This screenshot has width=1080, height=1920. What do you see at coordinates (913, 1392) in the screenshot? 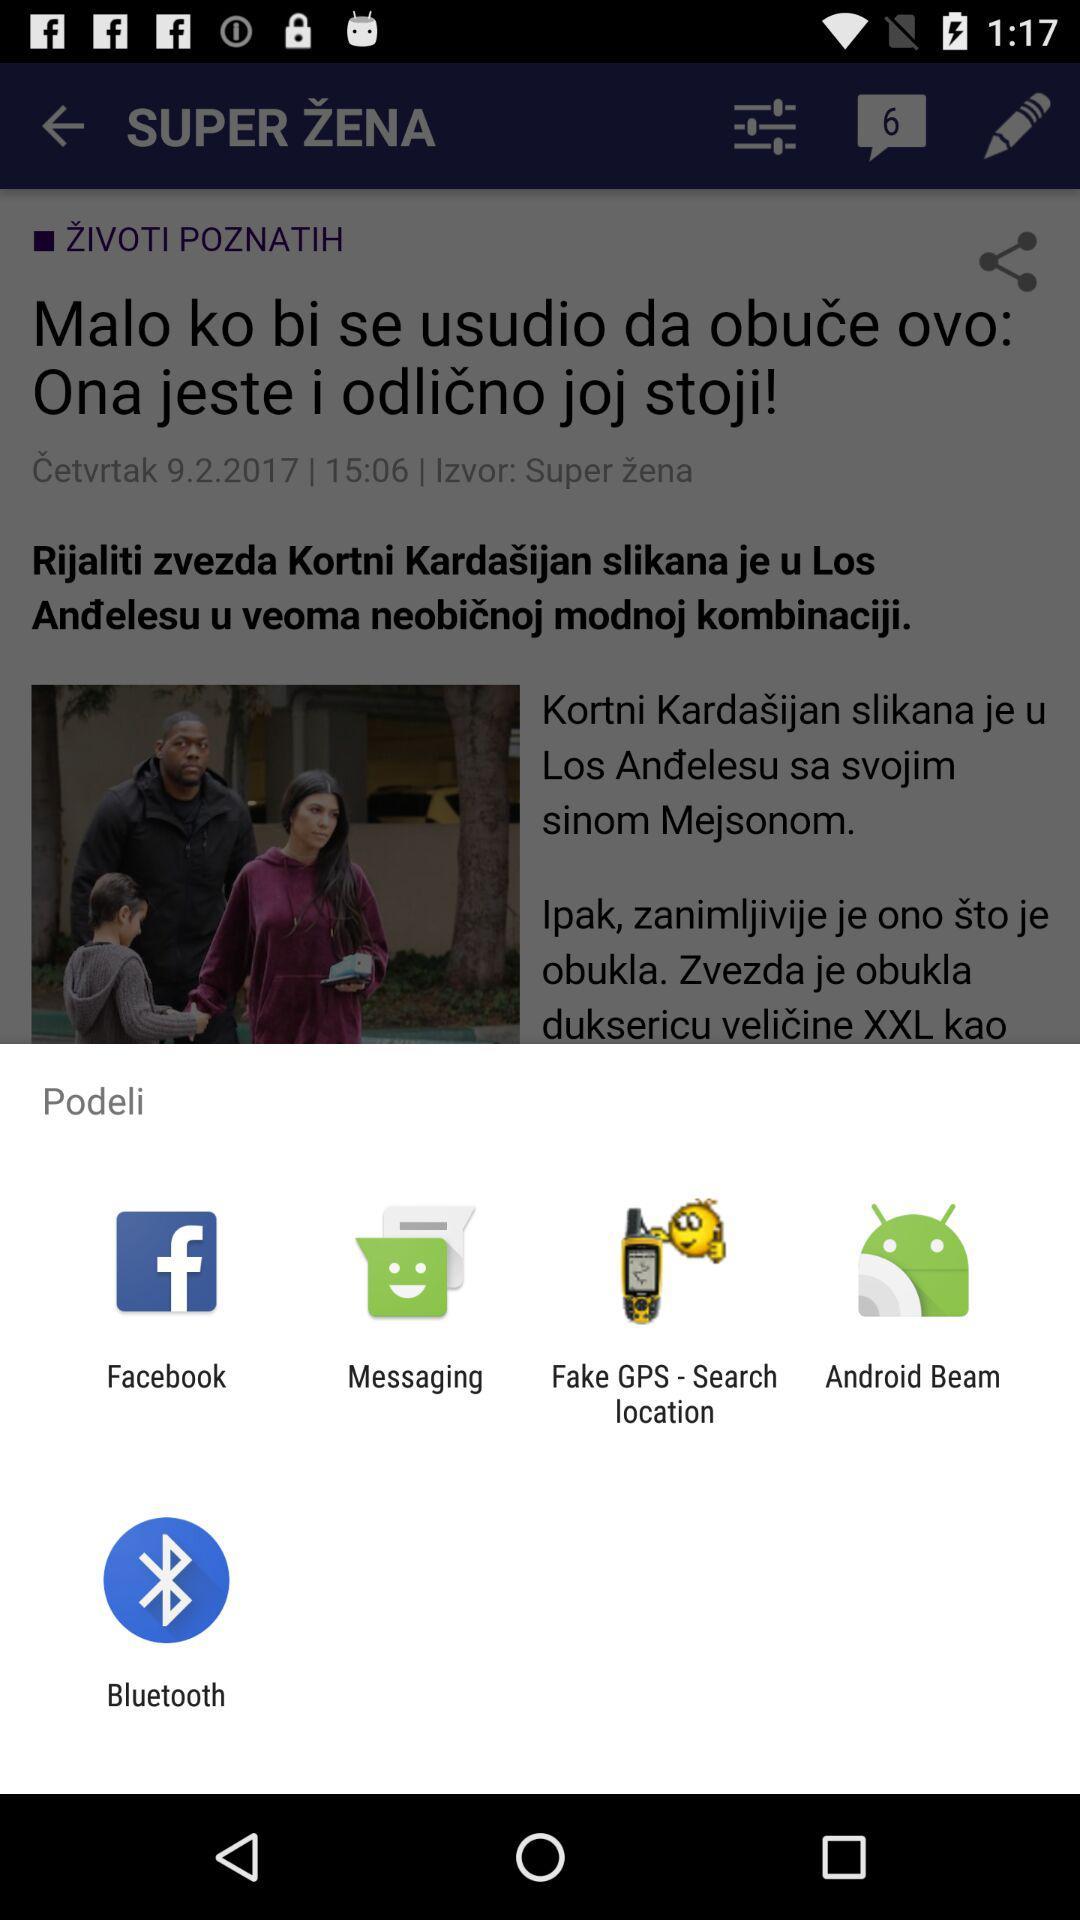
I see `icon next to the fake gps search app` at bounding box center [913, 1392].